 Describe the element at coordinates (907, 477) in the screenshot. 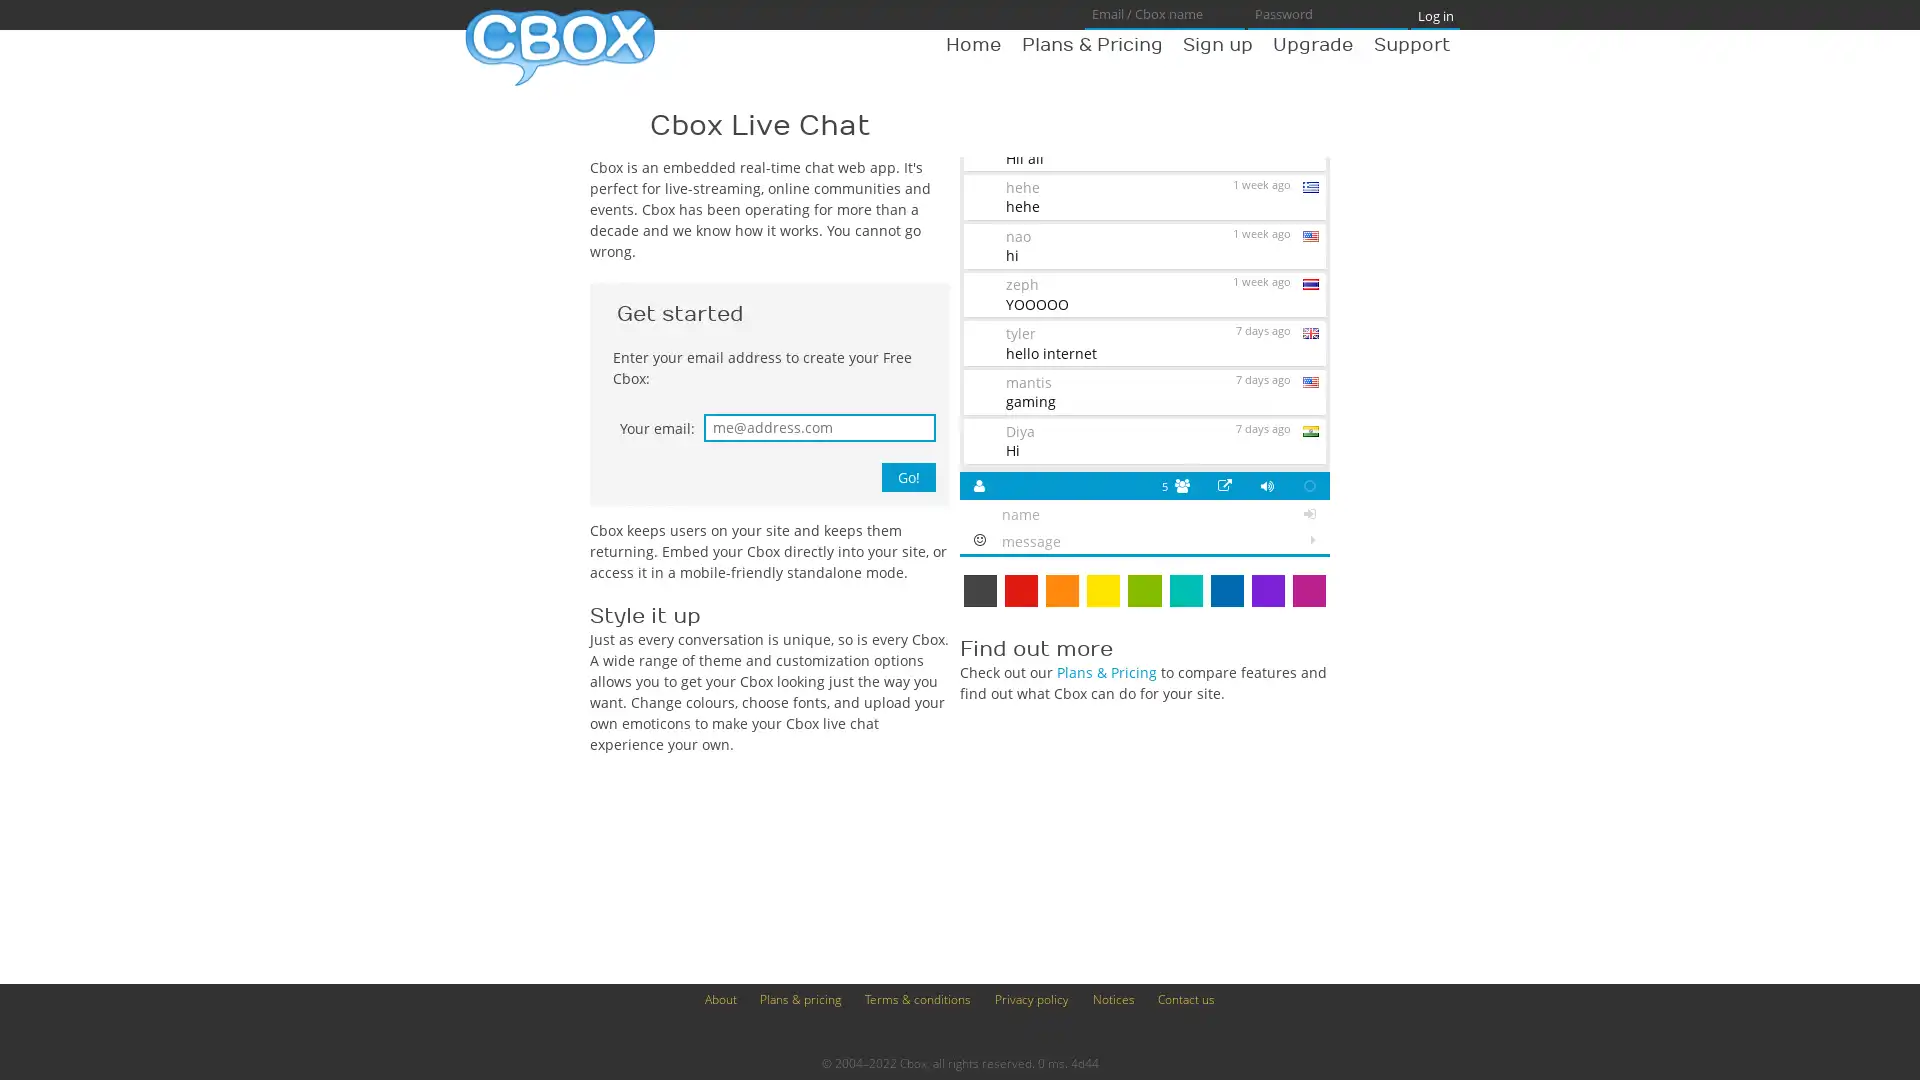

I see `Go!` at that location.